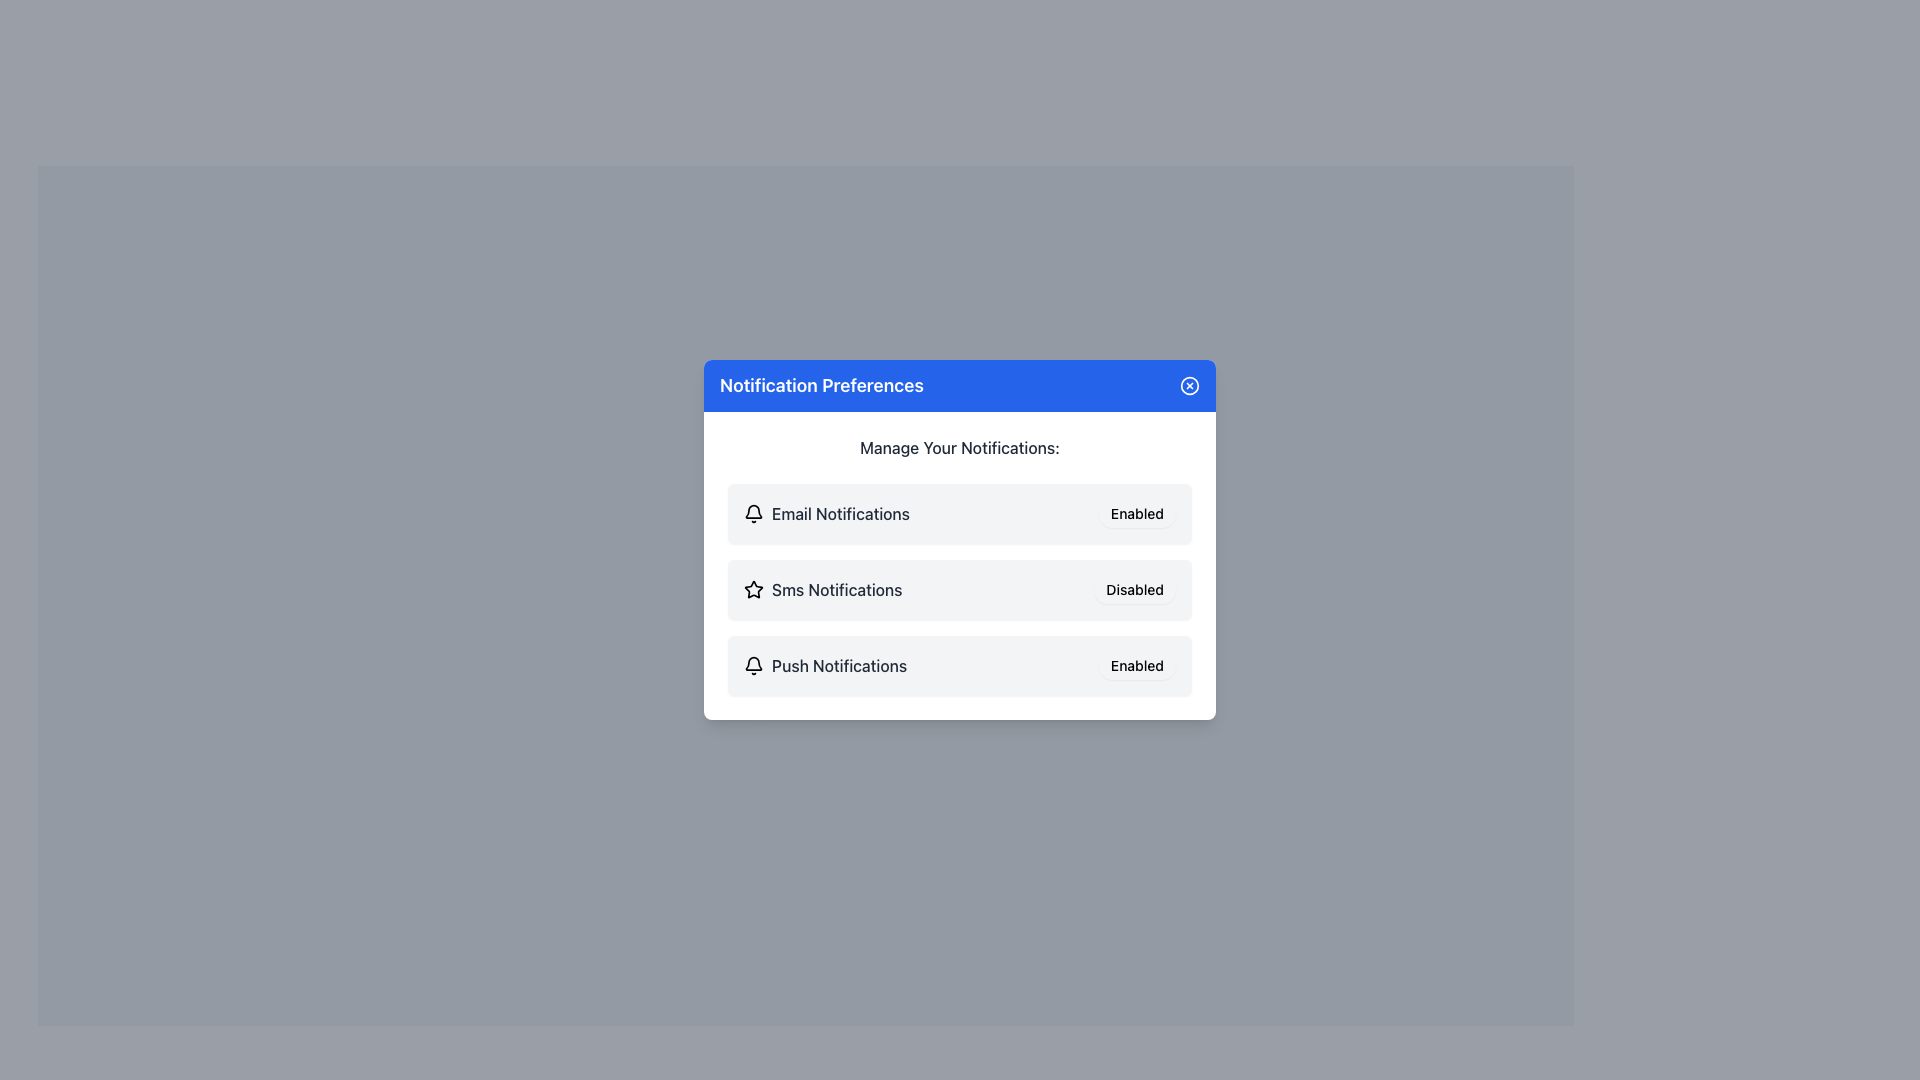 The image size is (1920, 1080). Describe the element at coordinates (823, 589) in the screenshot. I see `the Text Label with Icon that serves as a label for SMS notification preferences, positioned second from the top in the notification options list` at that location.